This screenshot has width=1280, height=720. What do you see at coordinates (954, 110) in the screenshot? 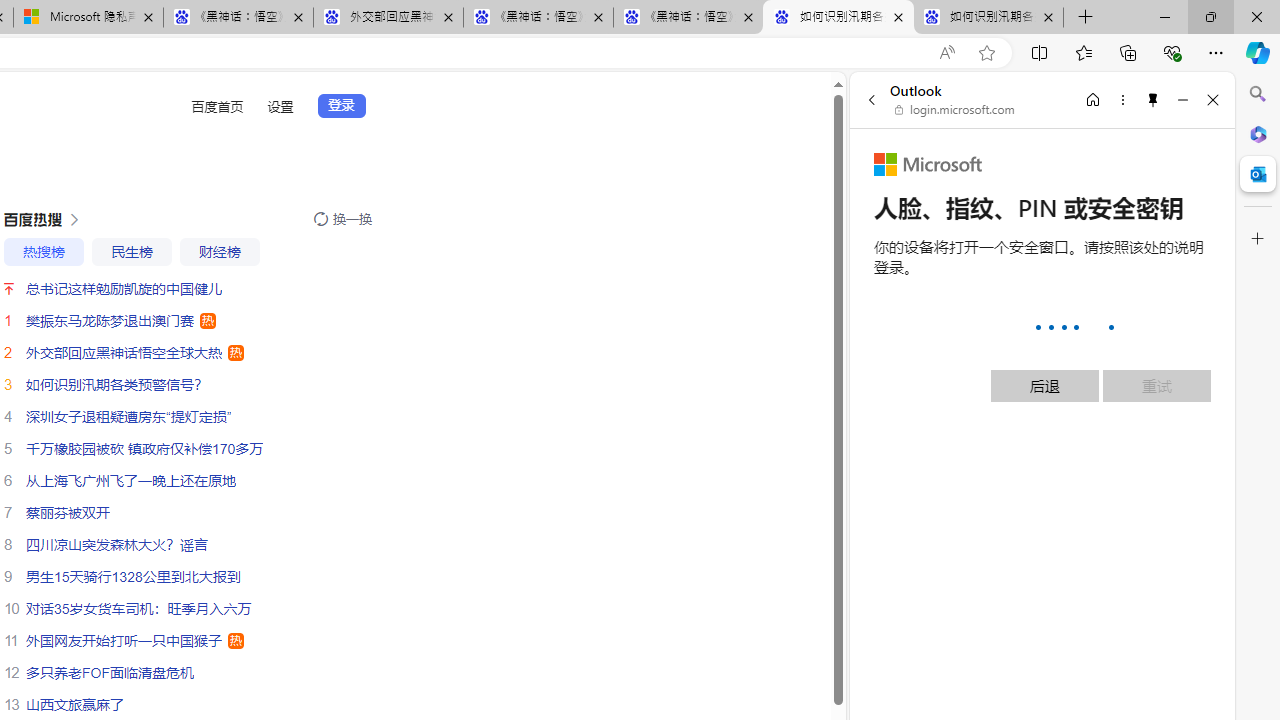
I see `'login.microsoft.com'` at bounding box center [954, 110].